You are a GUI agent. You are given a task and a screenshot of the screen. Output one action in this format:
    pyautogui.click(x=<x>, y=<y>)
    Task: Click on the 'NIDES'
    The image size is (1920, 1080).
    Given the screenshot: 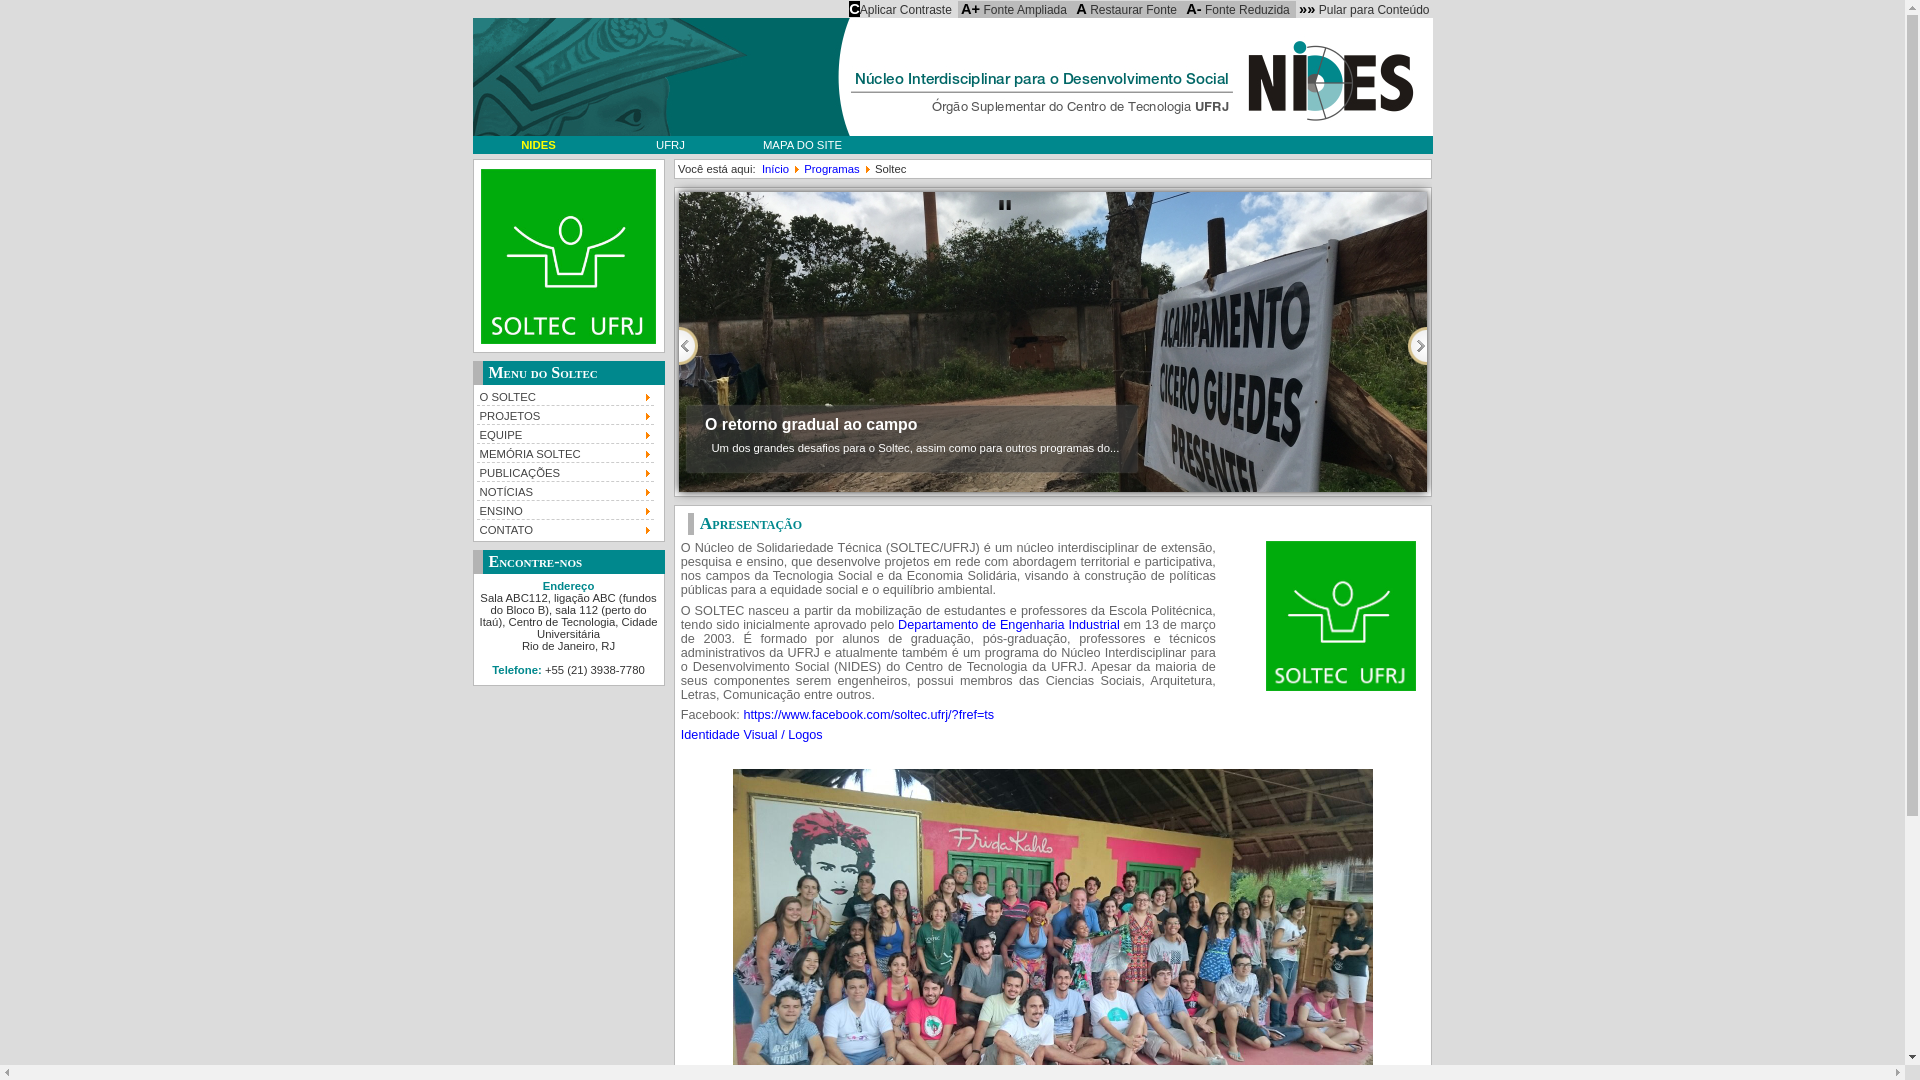 What is the action you would take?
    pyautogui.click(x=537, y=144)
    